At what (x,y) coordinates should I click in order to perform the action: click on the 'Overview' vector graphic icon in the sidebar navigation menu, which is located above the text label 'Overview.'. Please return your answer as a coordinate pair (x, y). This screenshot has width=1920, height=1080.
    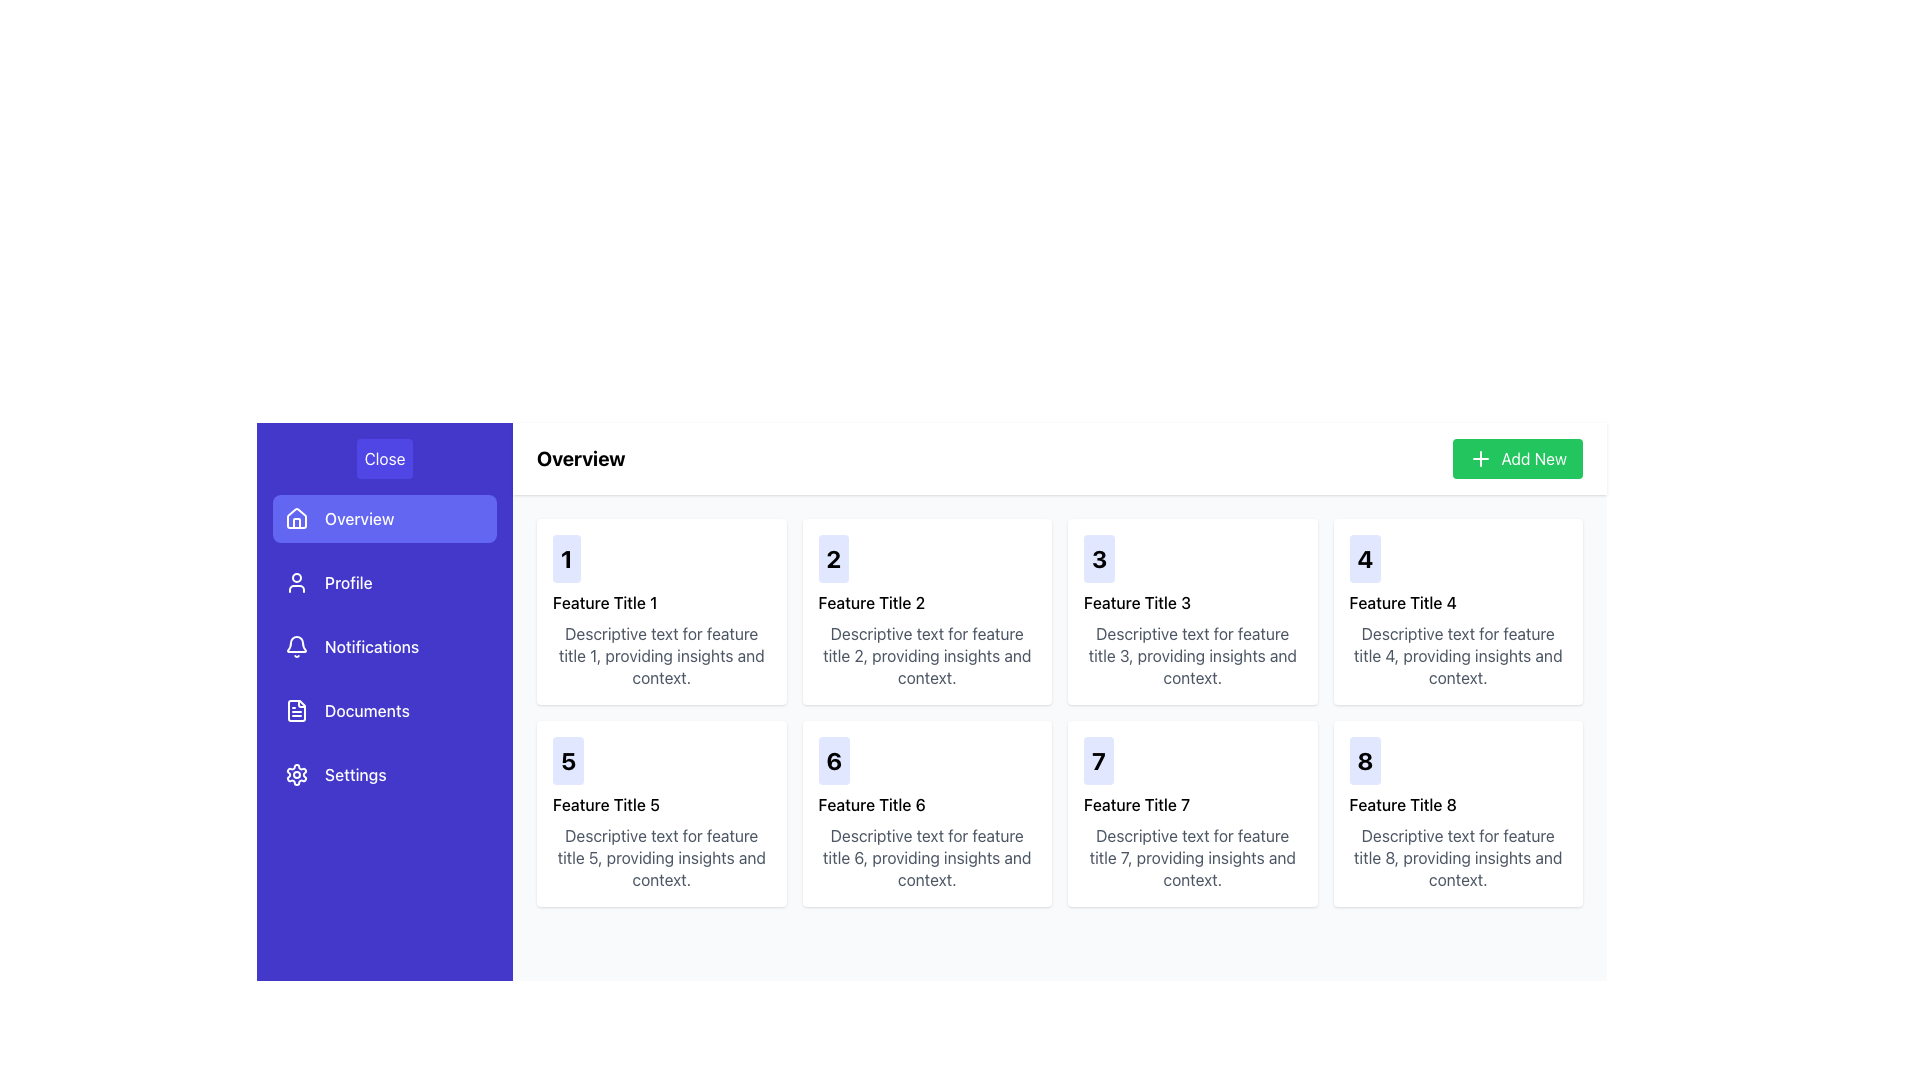
    Looking at the image, I should click on (296, 518).